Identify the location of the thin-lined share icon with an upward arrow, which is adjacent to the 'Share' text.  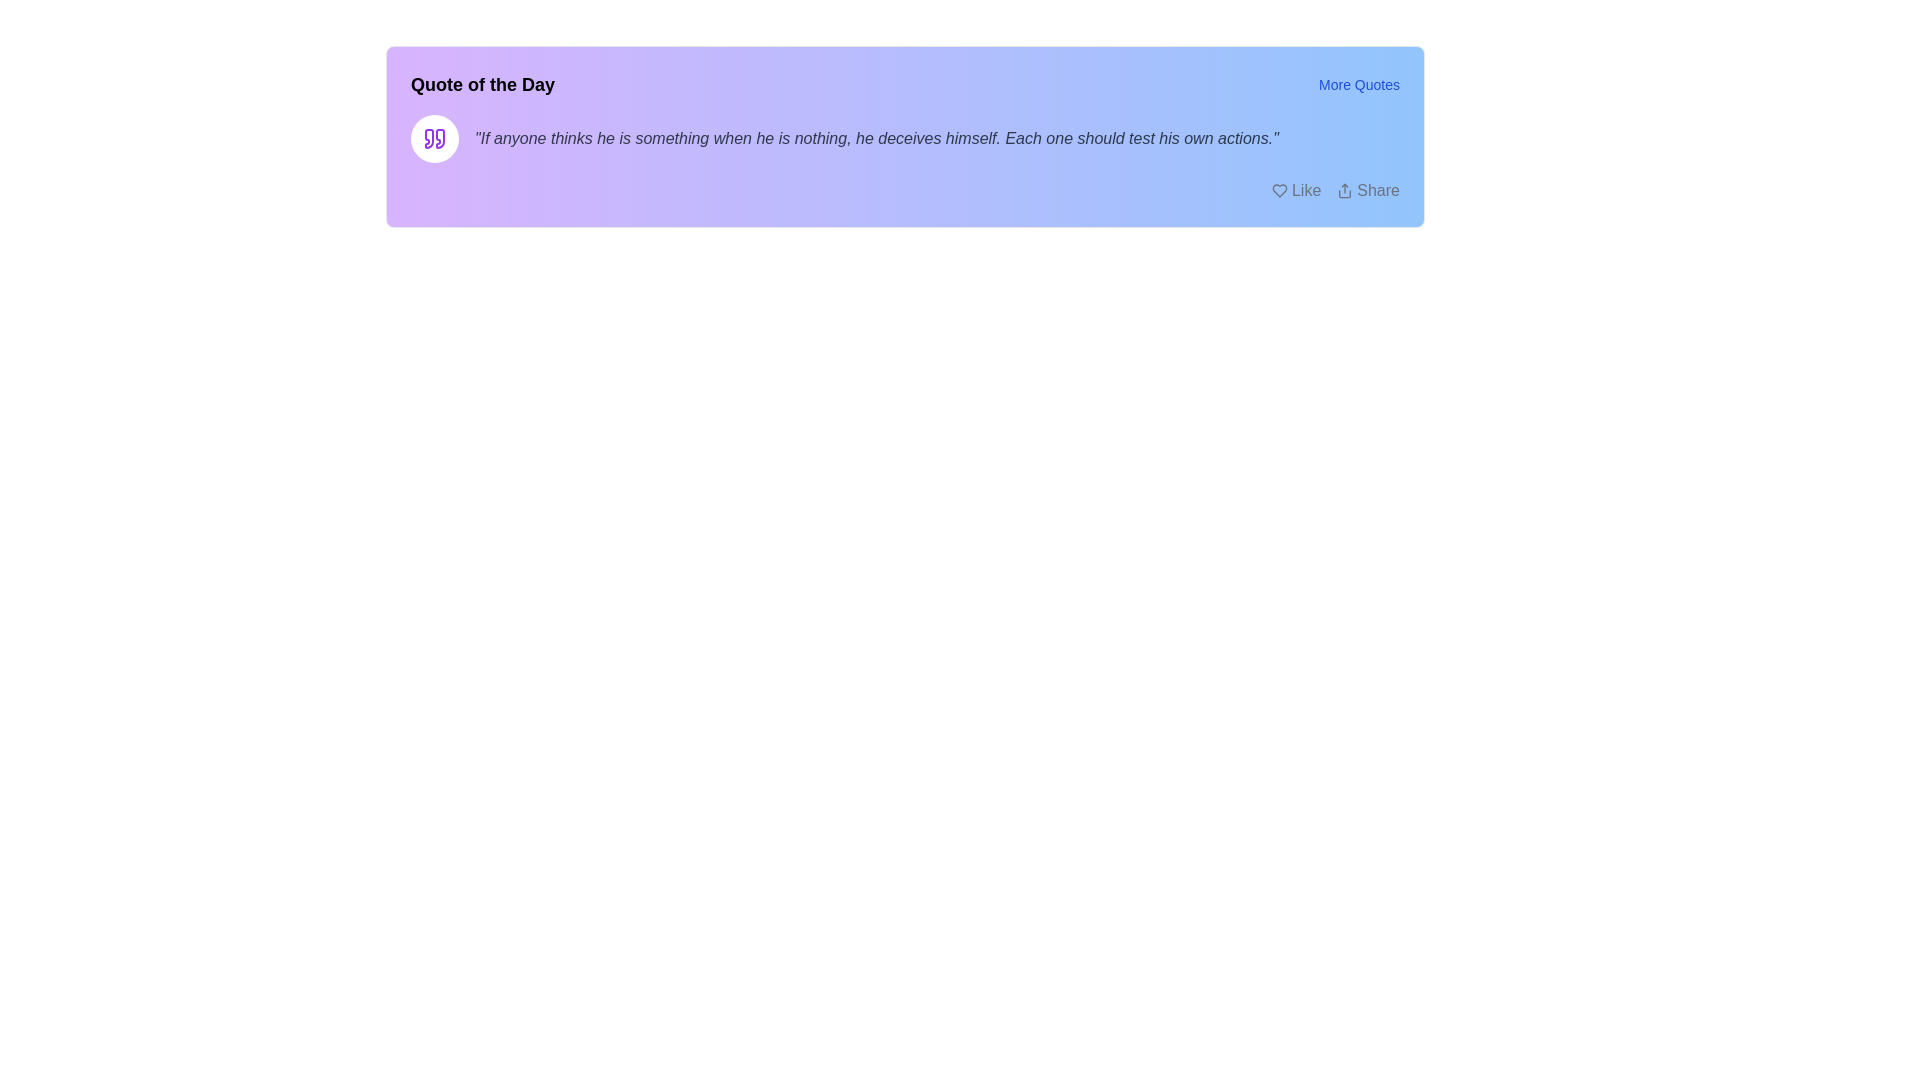
(1345, 191).